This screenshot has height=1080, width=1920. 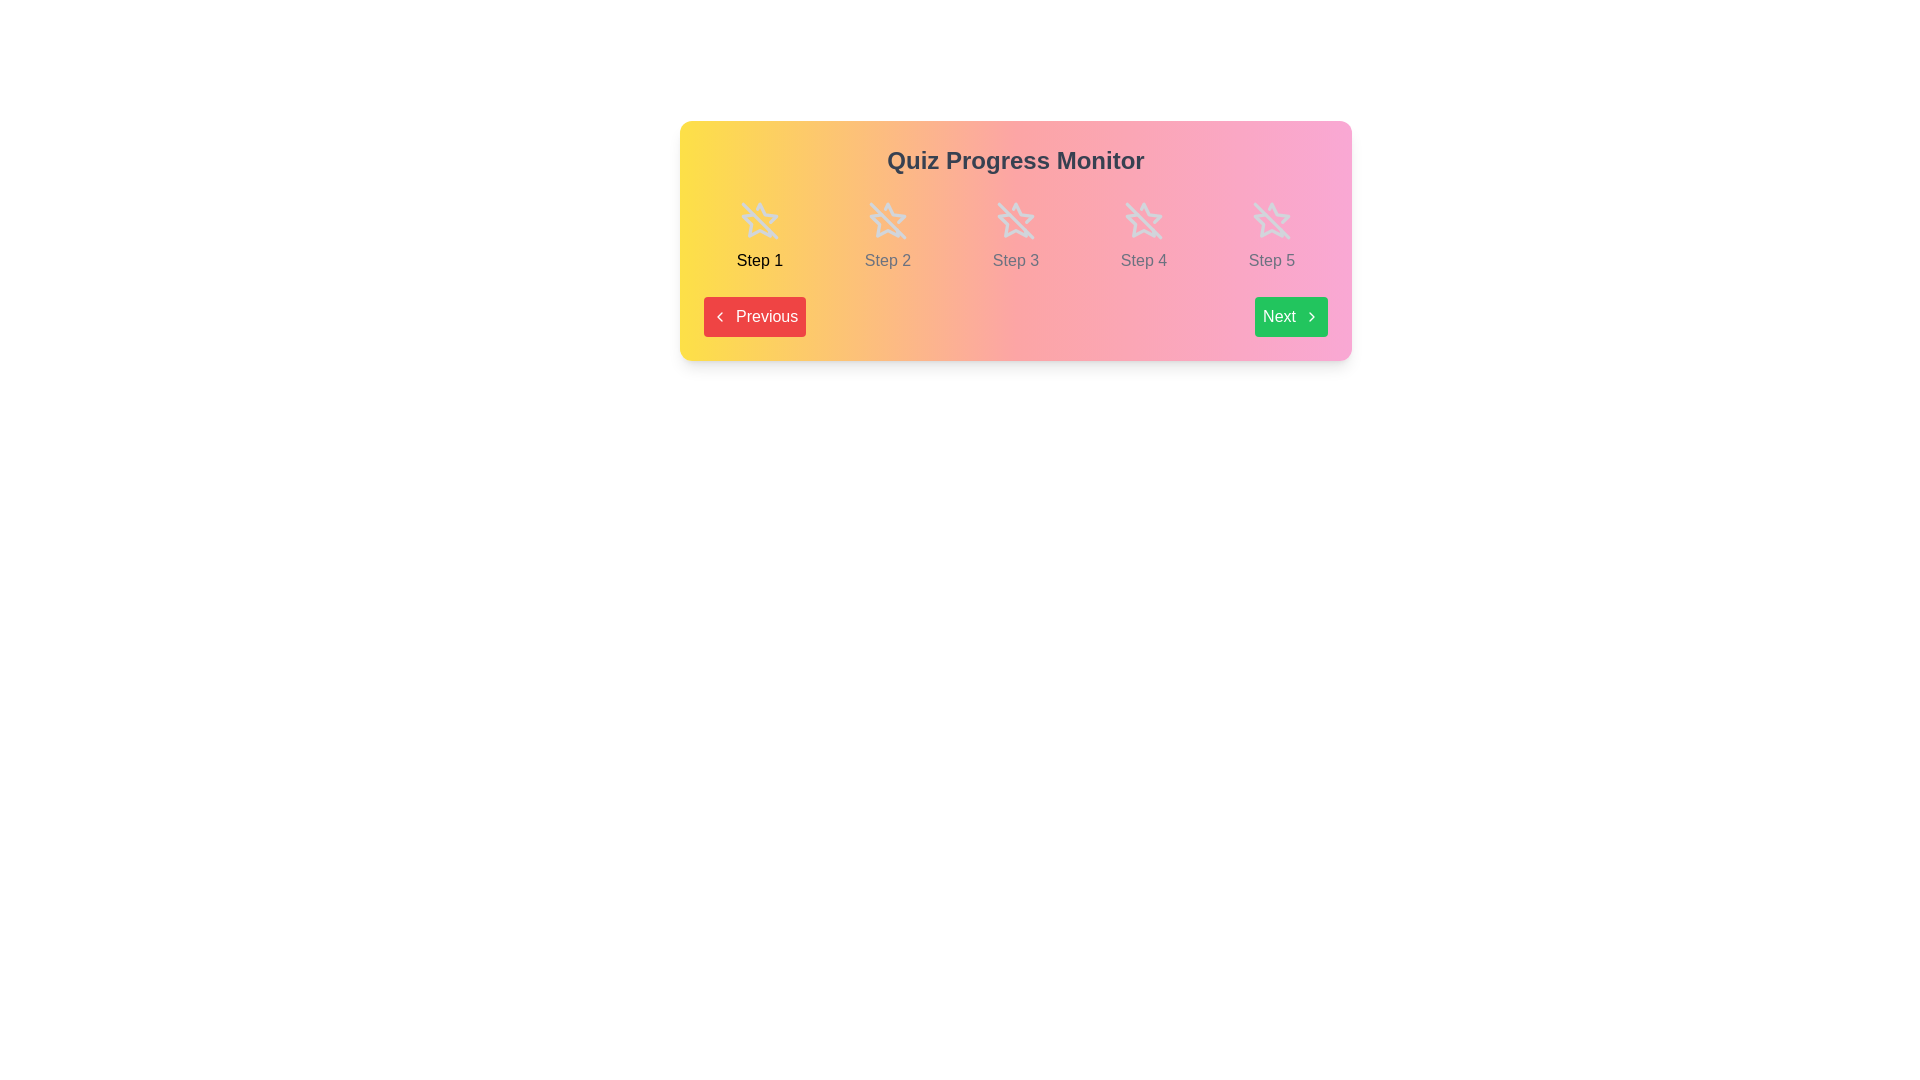 What do you see at coordinates (887, 235) in the screenshot?
I see `the second step in the multi-step progress indicator, which is visually represented by a composite of an icon and text label` at bounding box center [887, 235].